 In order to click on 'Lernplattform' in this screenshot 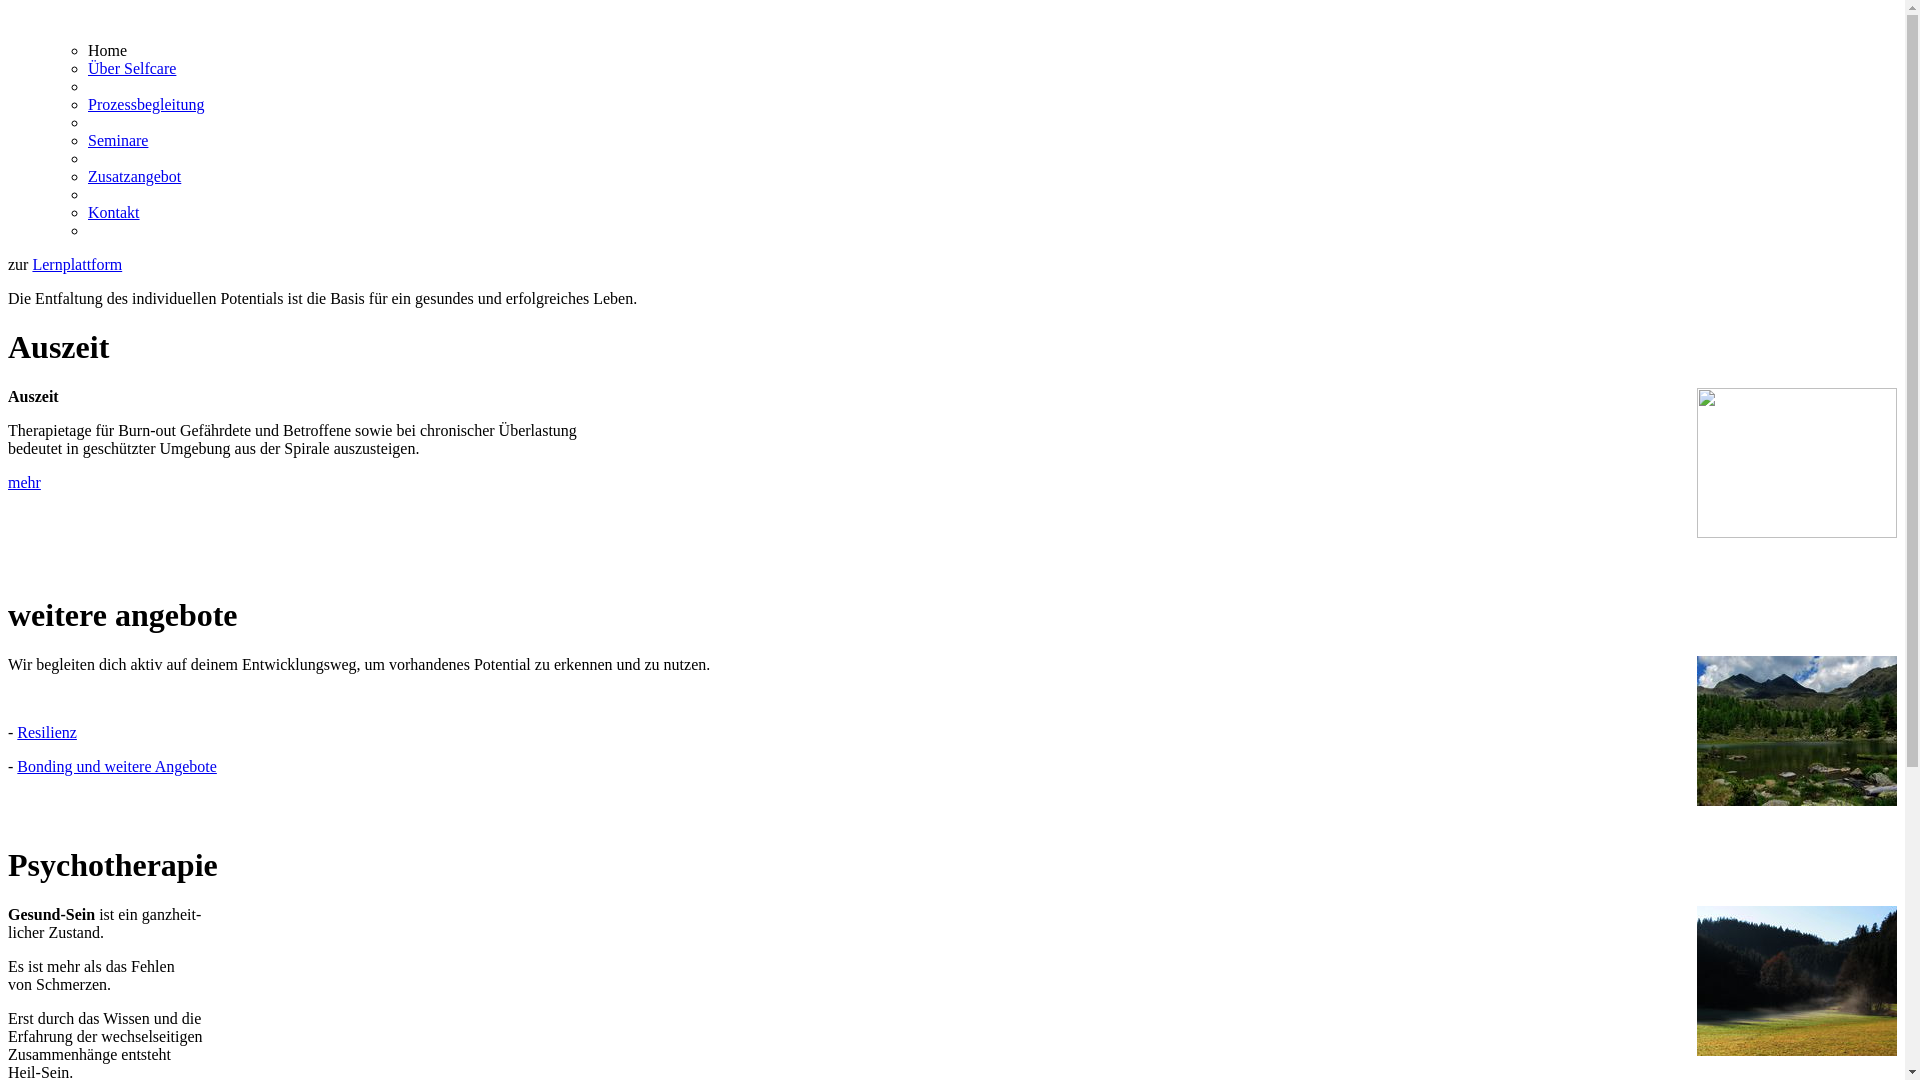, I will do `click(76, 263)`.